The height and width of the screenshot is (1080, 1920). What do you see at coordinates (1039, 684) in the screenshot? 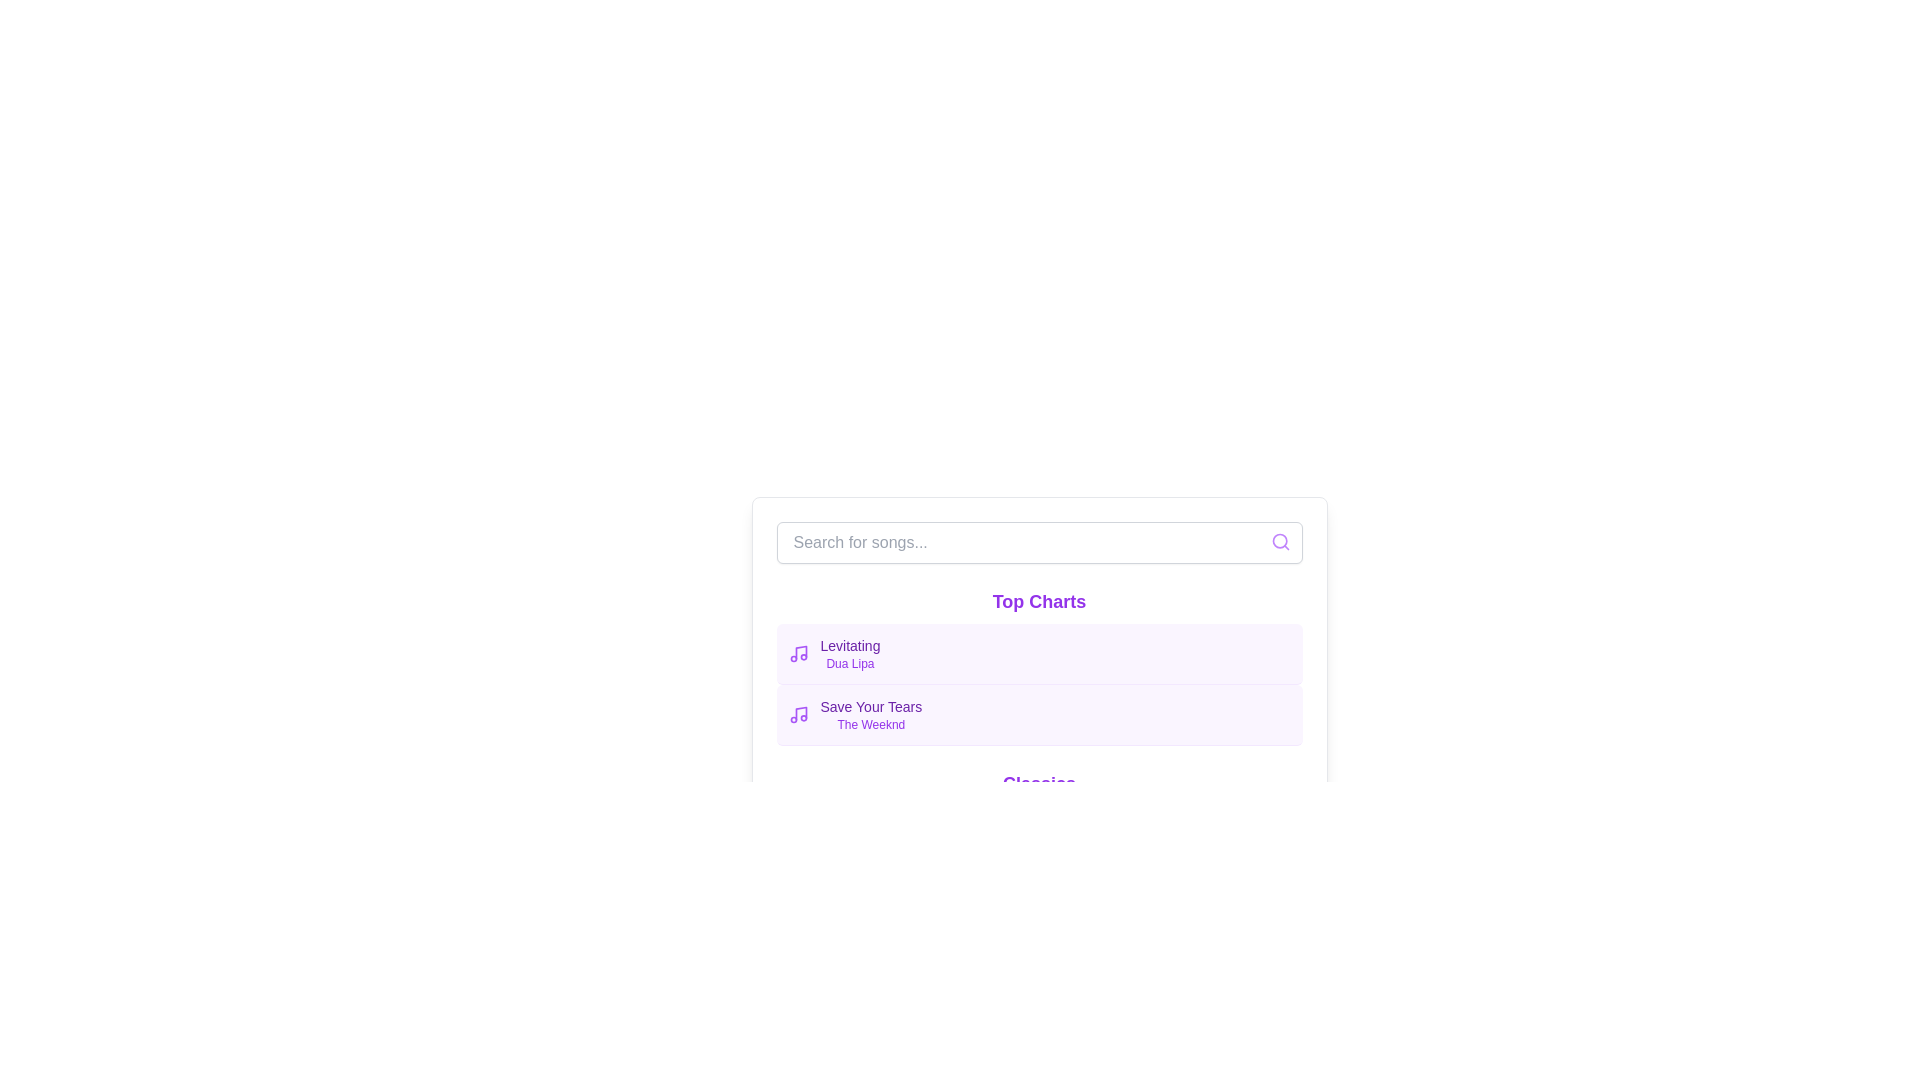
I see `the second list item` at bounding box center [1039, 684].